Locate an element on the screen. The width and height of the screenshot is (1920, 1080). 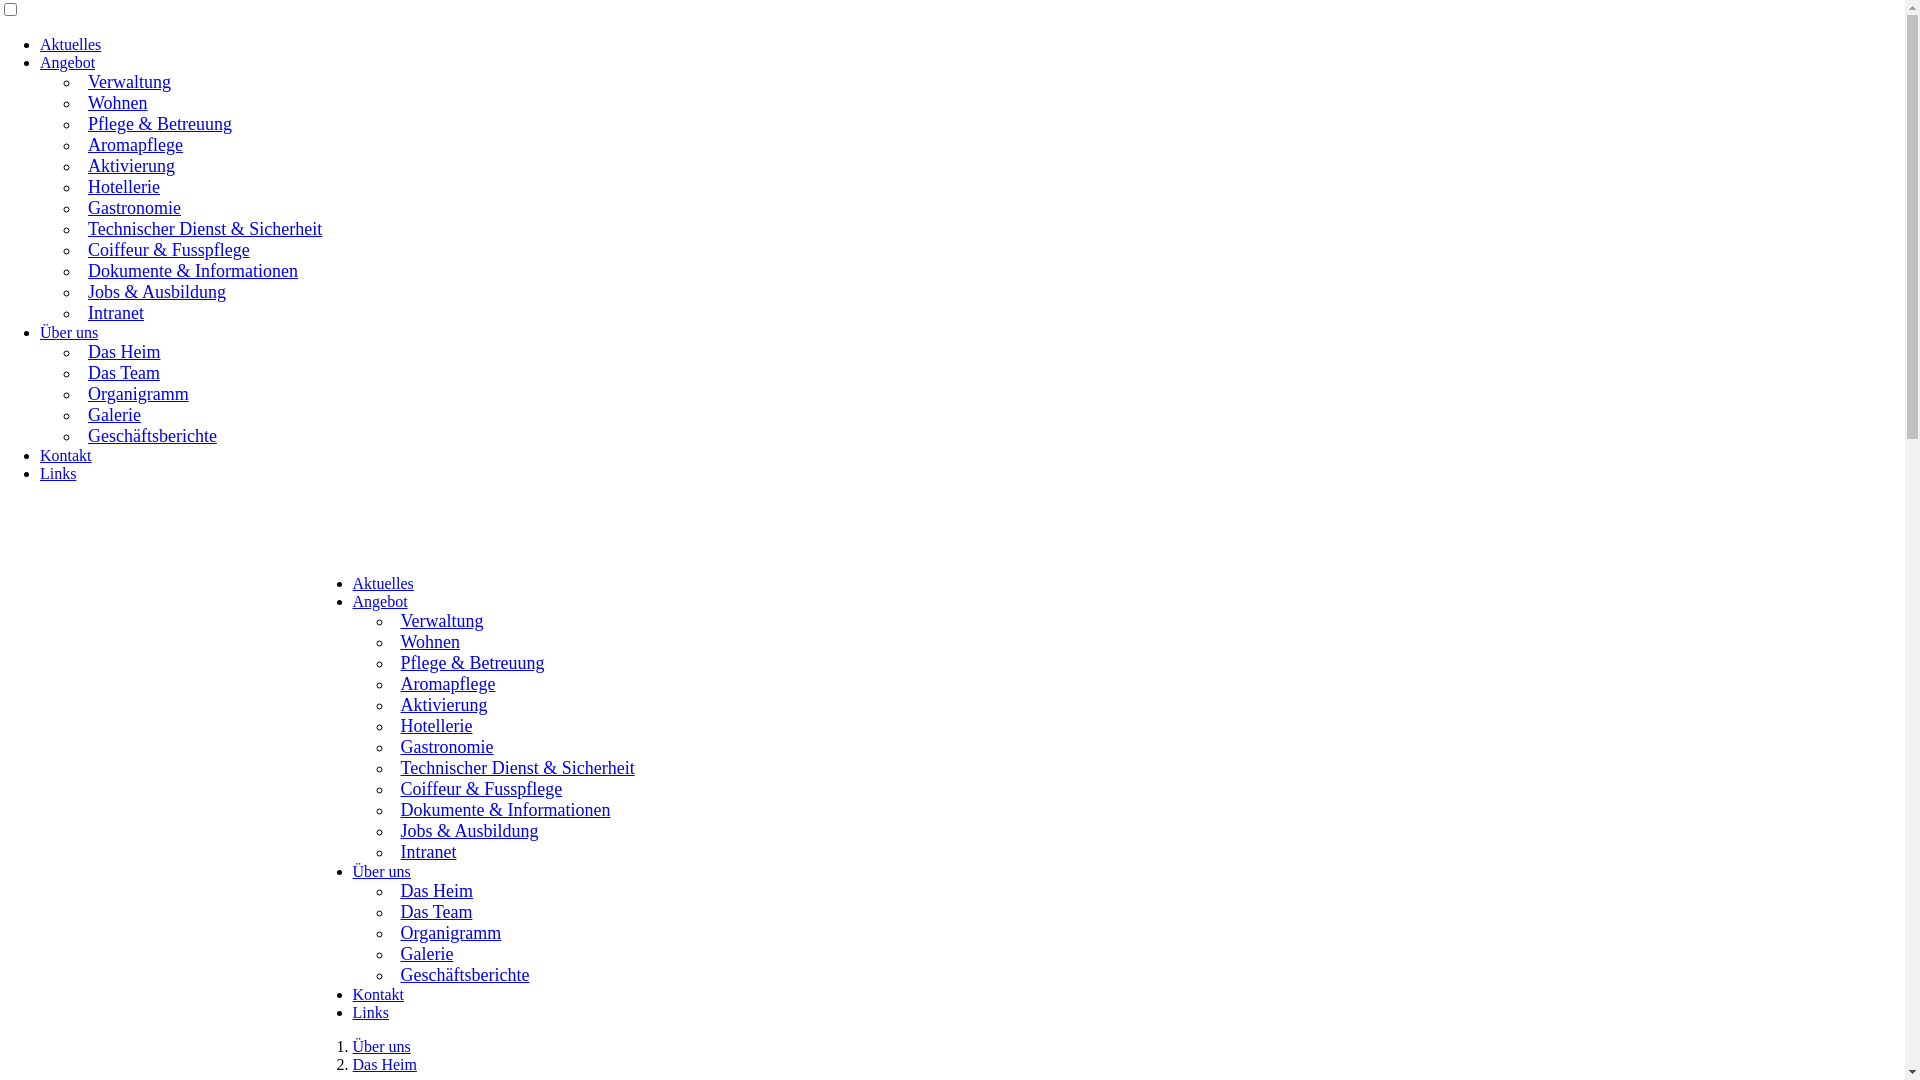
'Das Team' is located at coordinates (80, 370).